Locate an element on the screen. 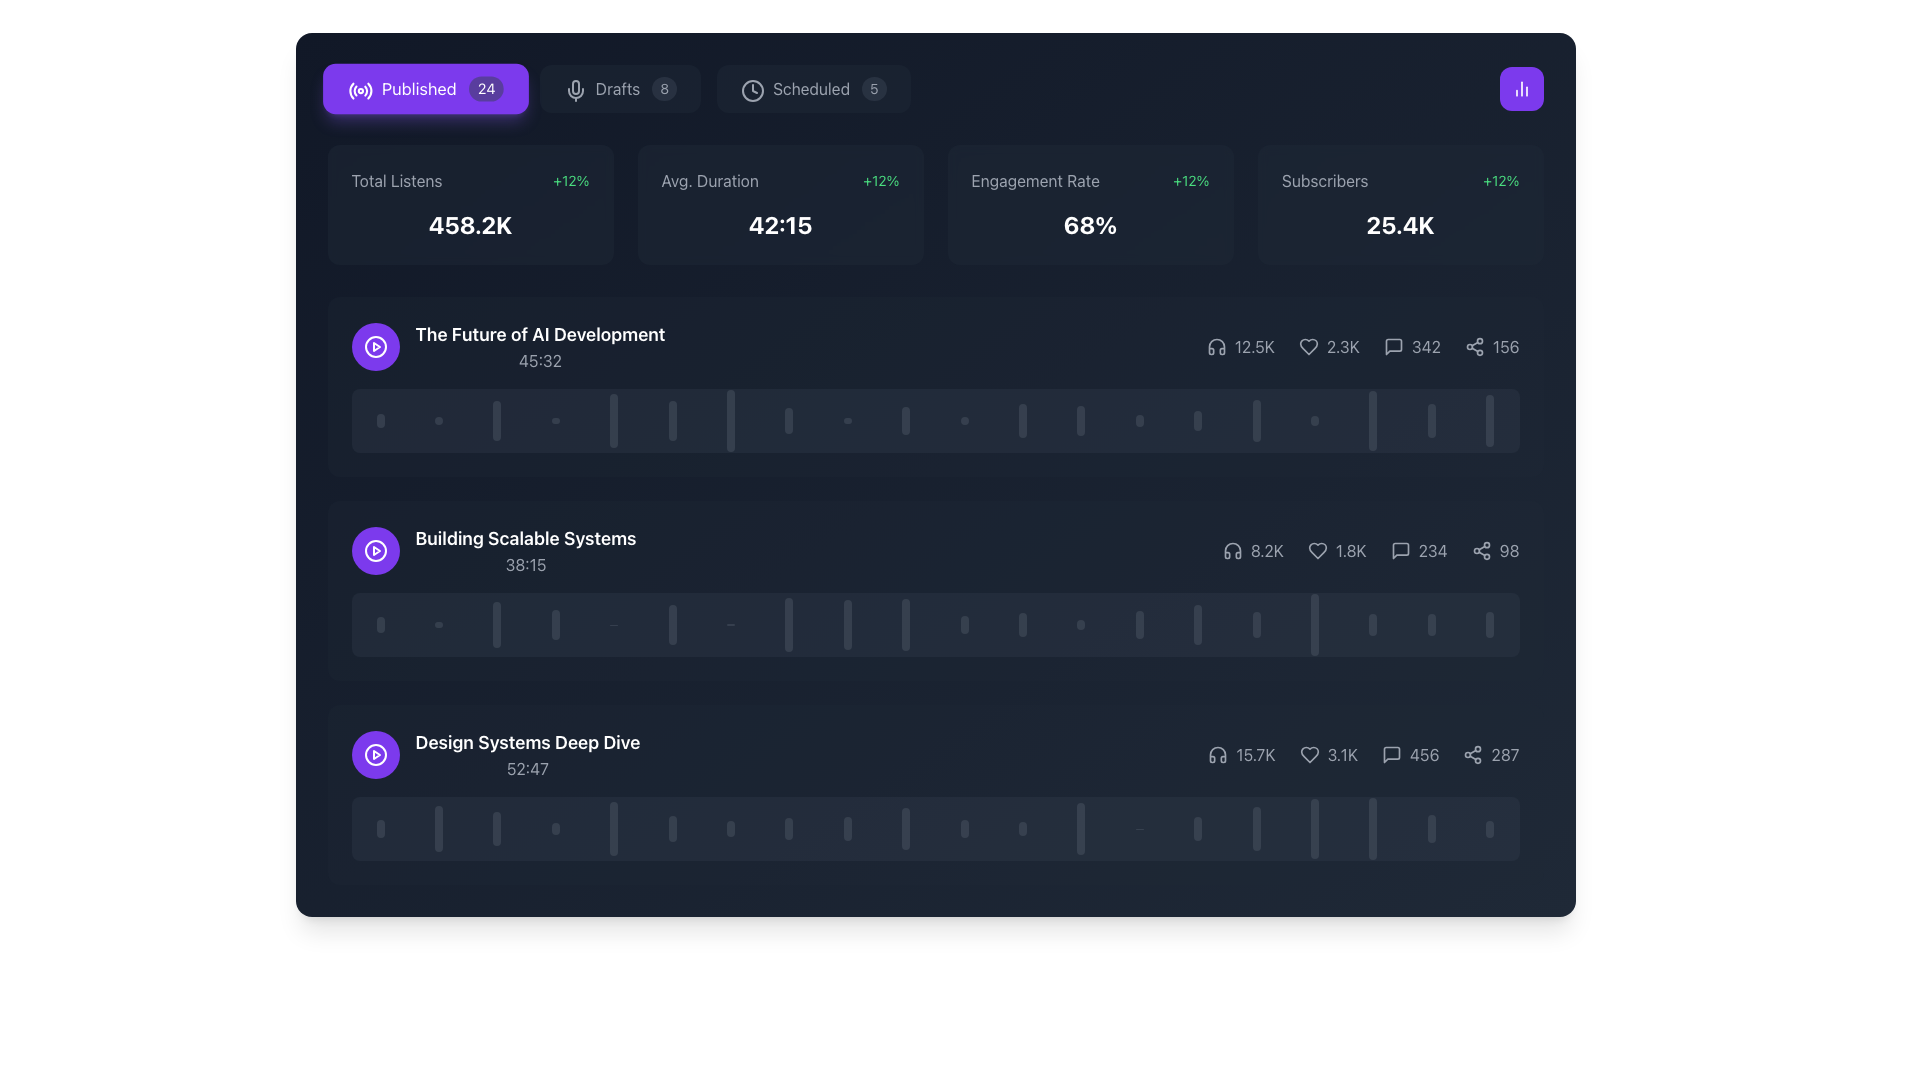  the text label that identifies a specific segment, located to the right of the circular play button and above the smaller text displaying '38:15', in the second item of a list is located at coordinates (526, 538).